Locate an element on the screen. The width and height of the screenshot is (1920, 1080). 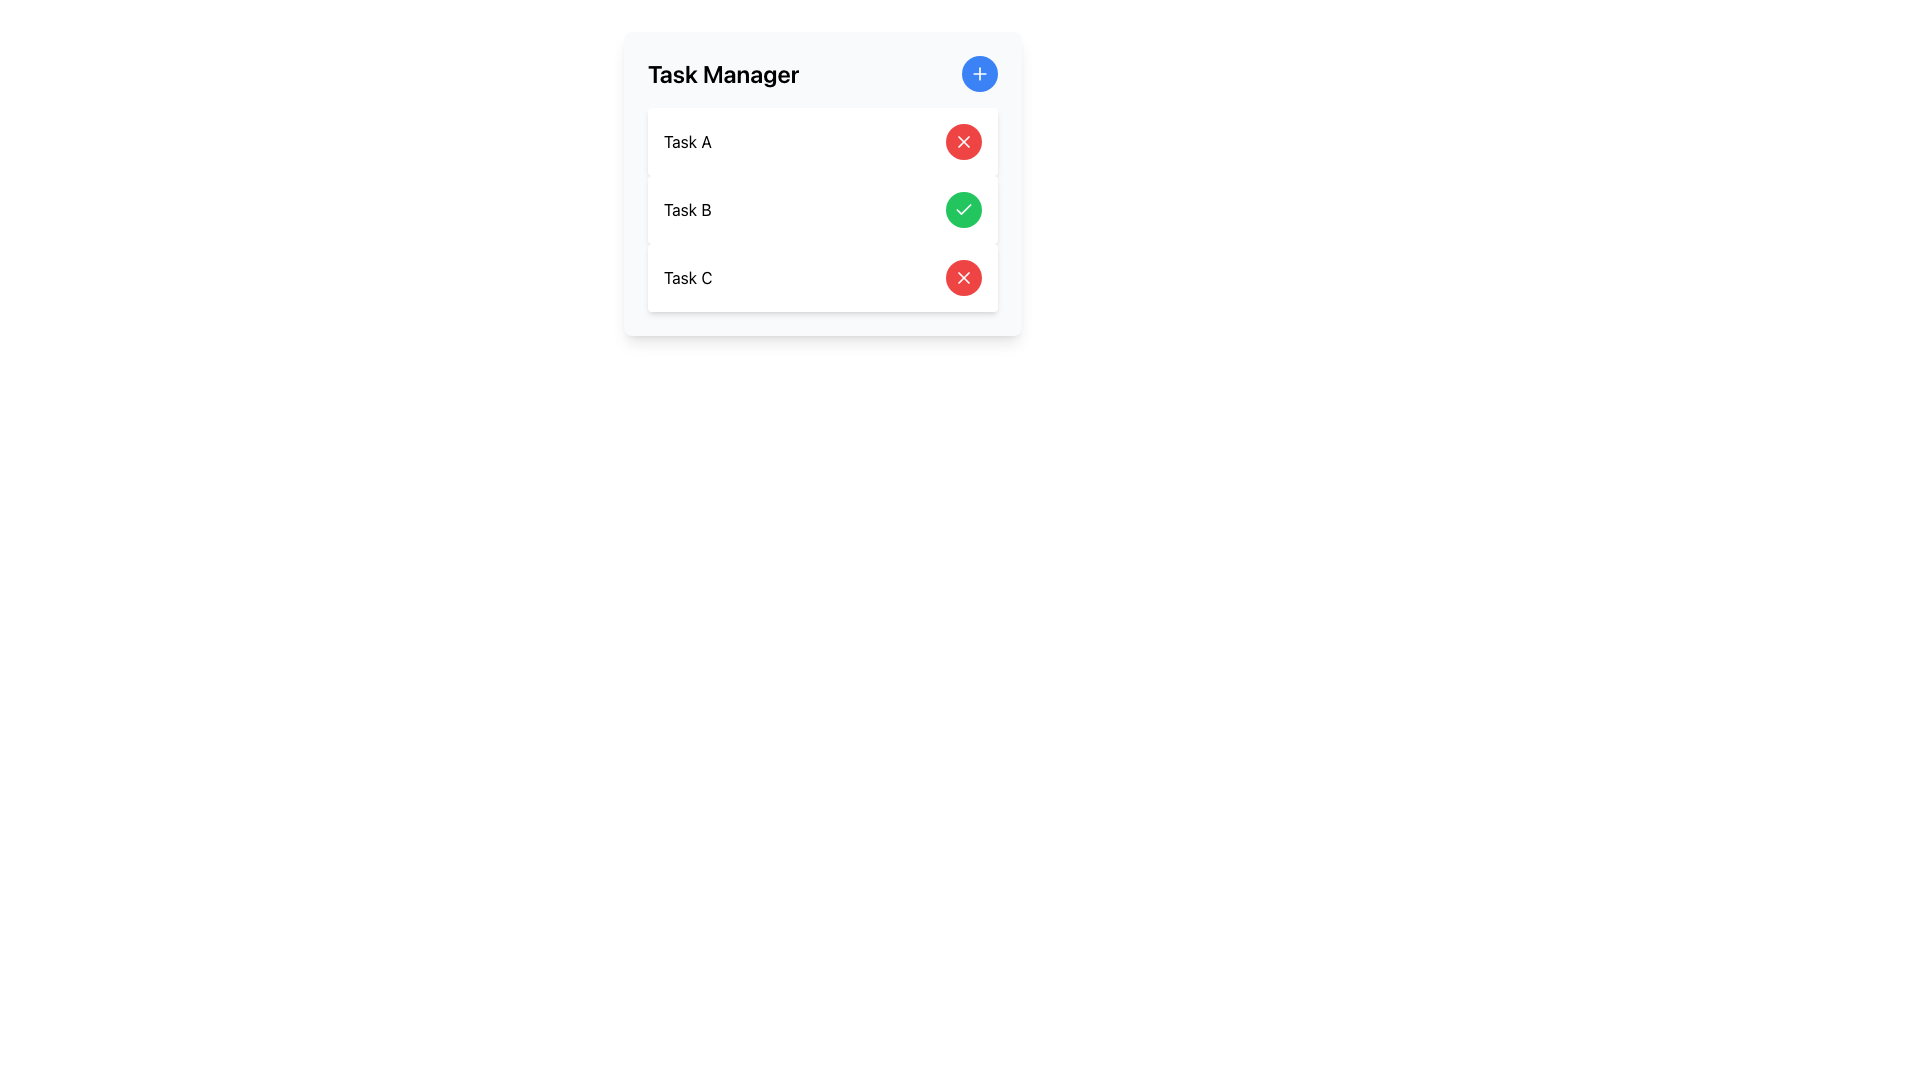
the delete button located at the far right within the 'Task C' row of the task list is located at coordinates (964, 277).